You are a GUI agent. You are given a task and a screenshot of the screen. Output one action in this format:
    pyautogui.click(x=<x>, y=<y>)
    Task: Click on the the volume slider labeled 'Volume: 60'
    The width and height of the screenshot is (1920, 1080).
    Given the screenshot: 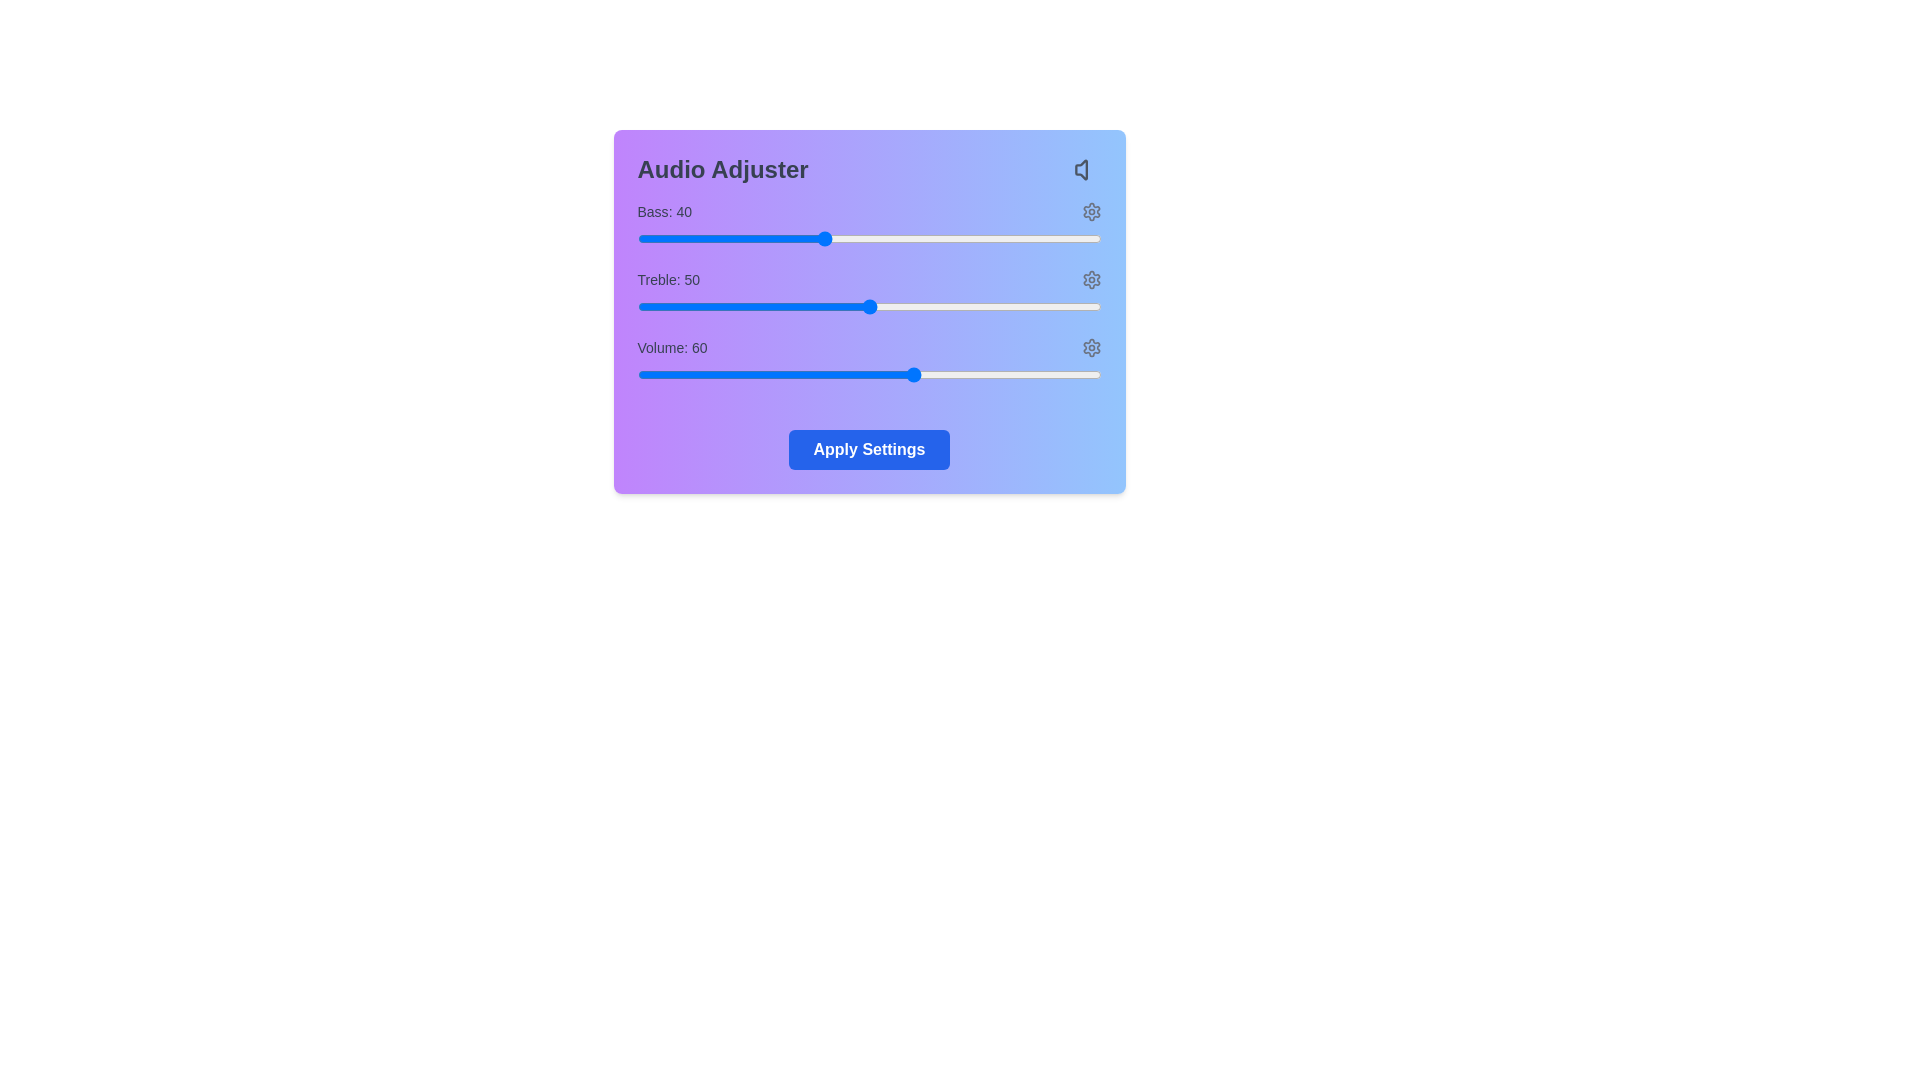 What is the action you would take?
    pyautogui.click(x=869, y=363)
    